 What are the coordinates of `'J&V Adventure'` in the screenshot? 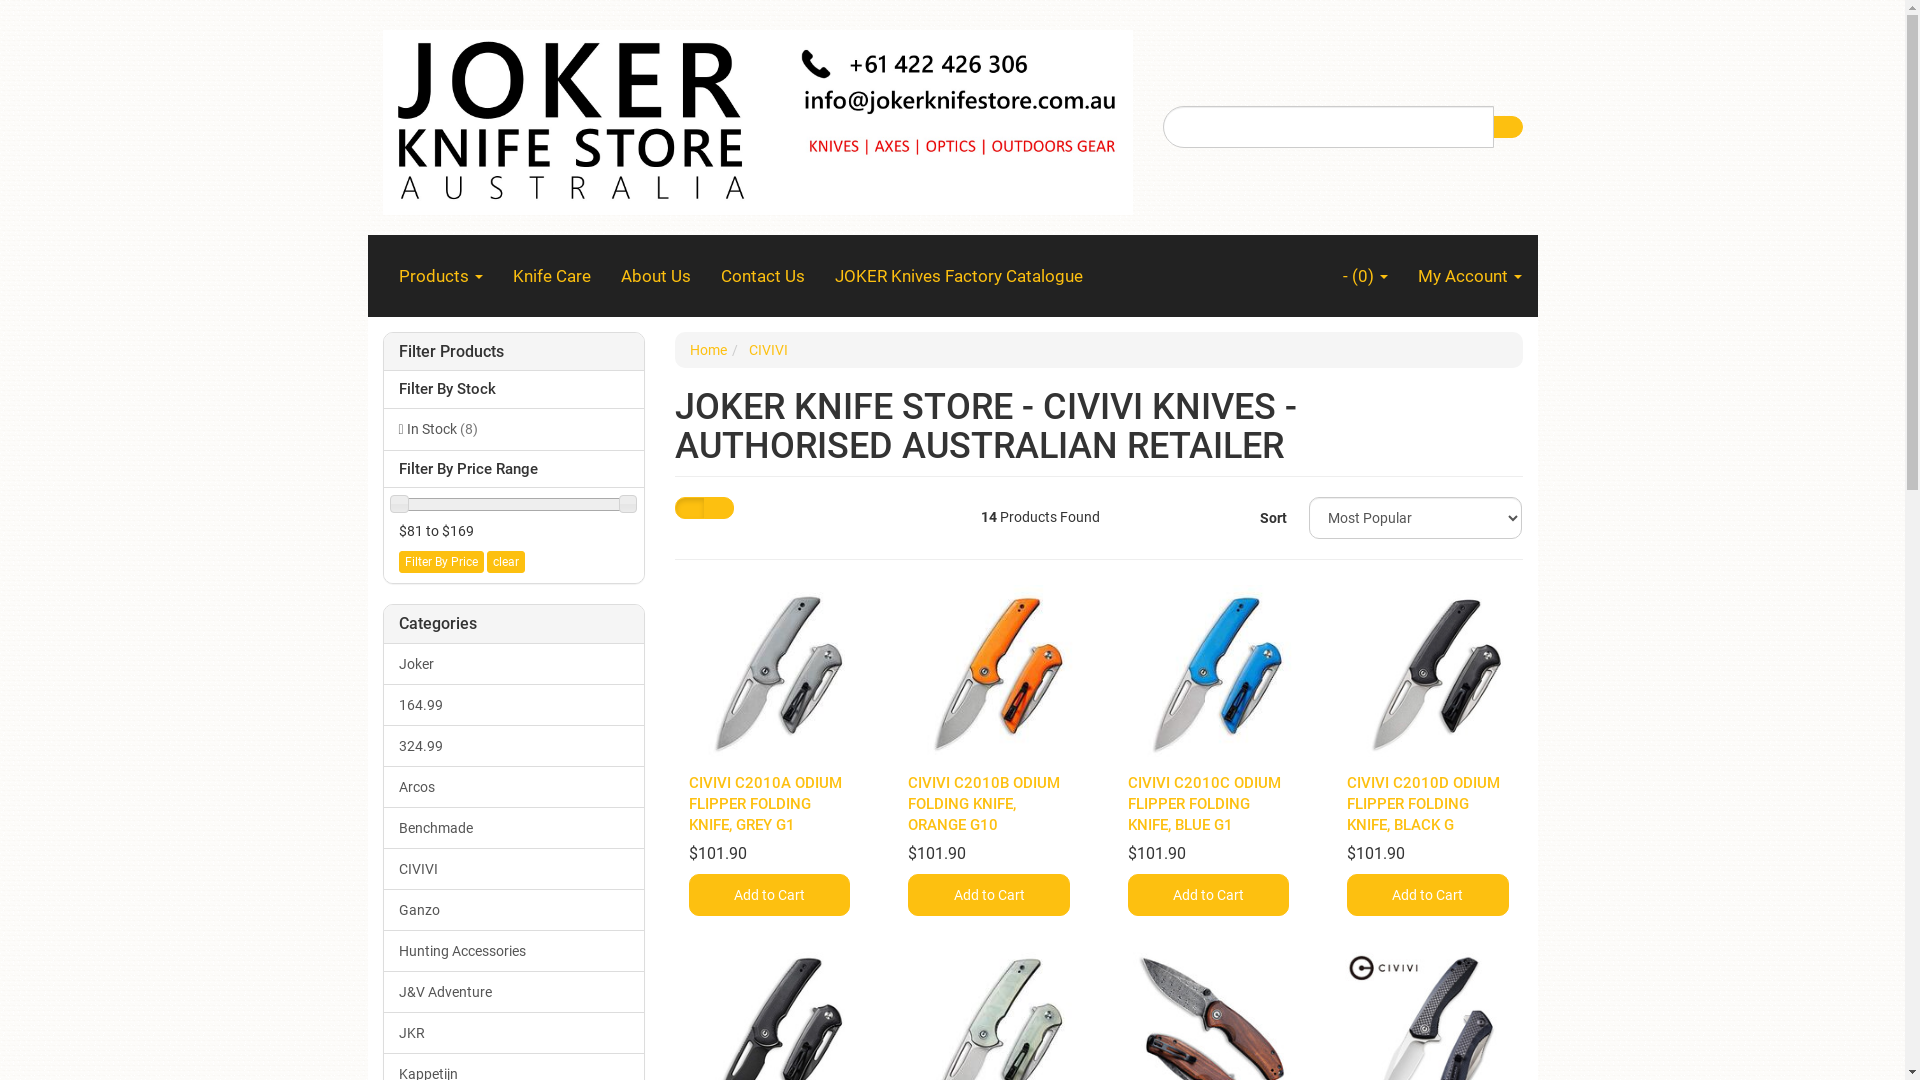 It's located at (514, 991).